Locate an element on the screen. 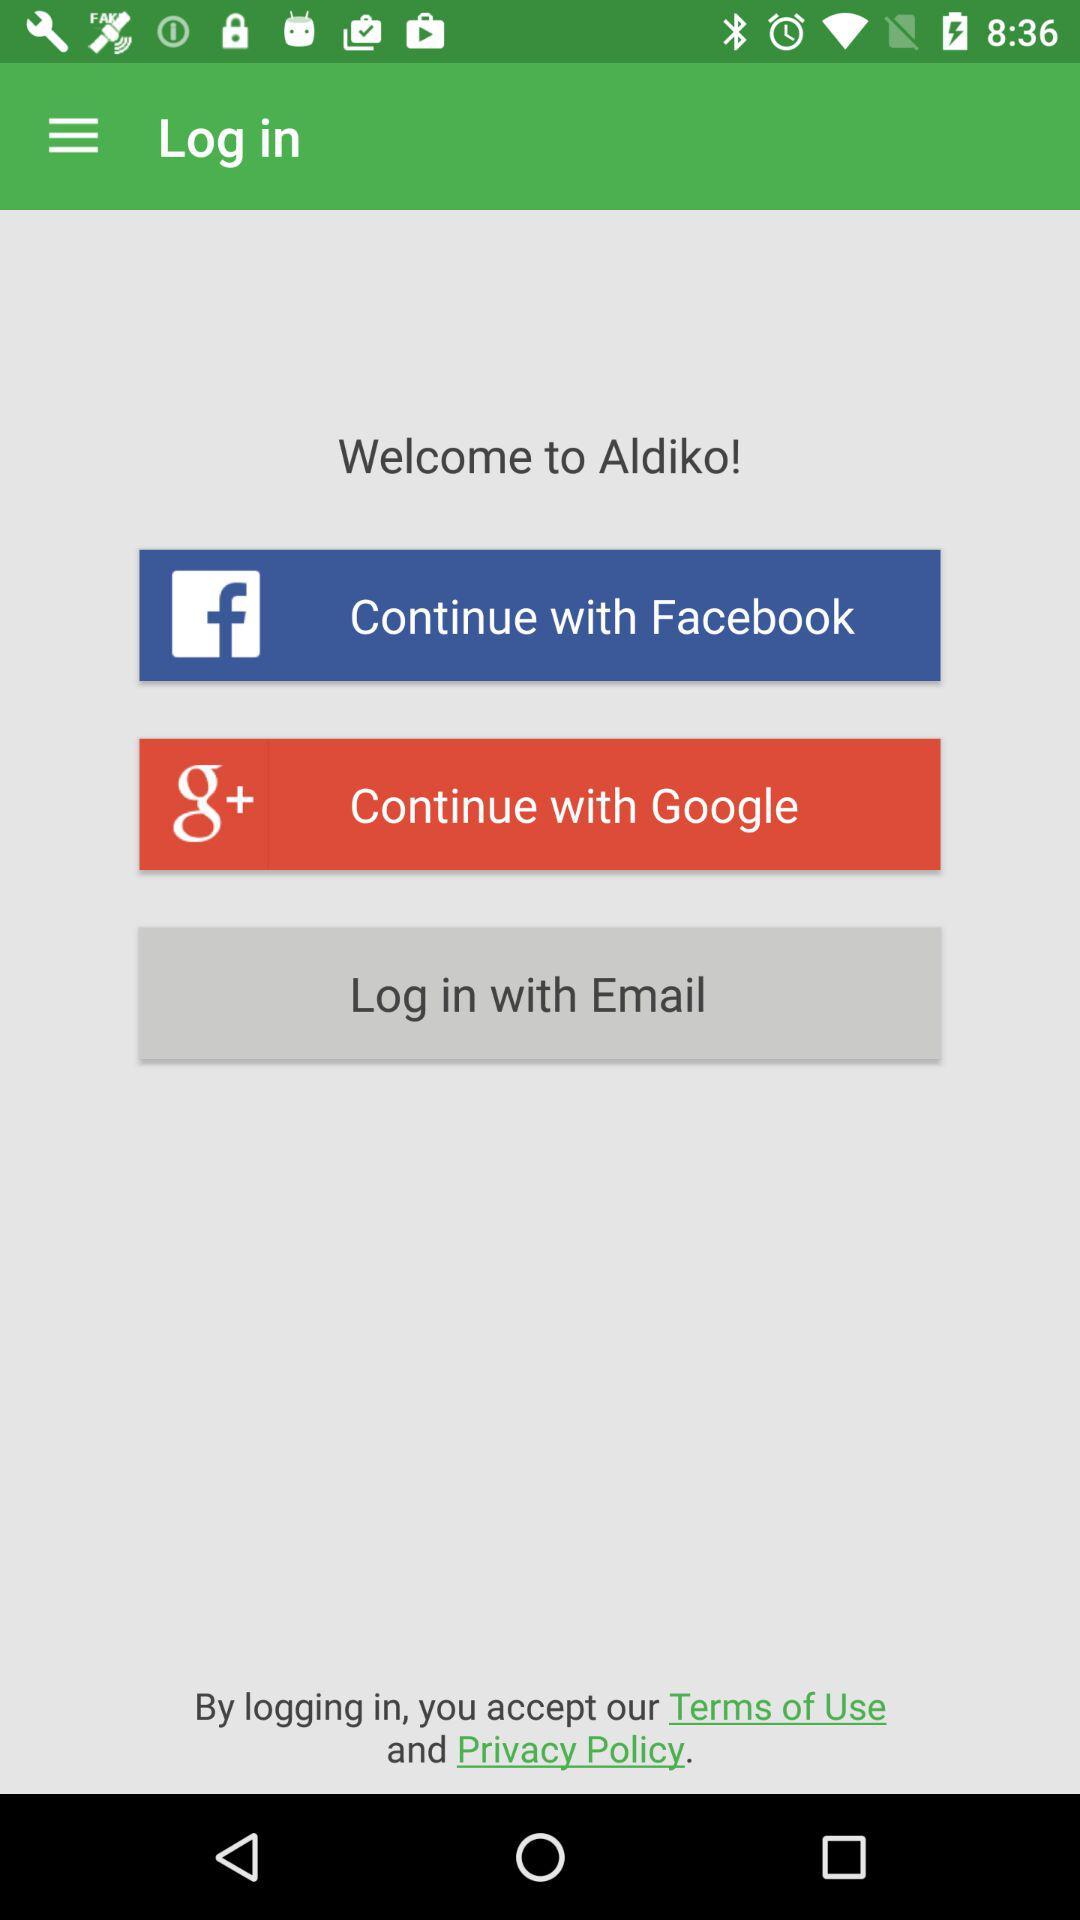 The image size is (1080, 1920). the by logging in icon is located at coordinates (540, 1725).